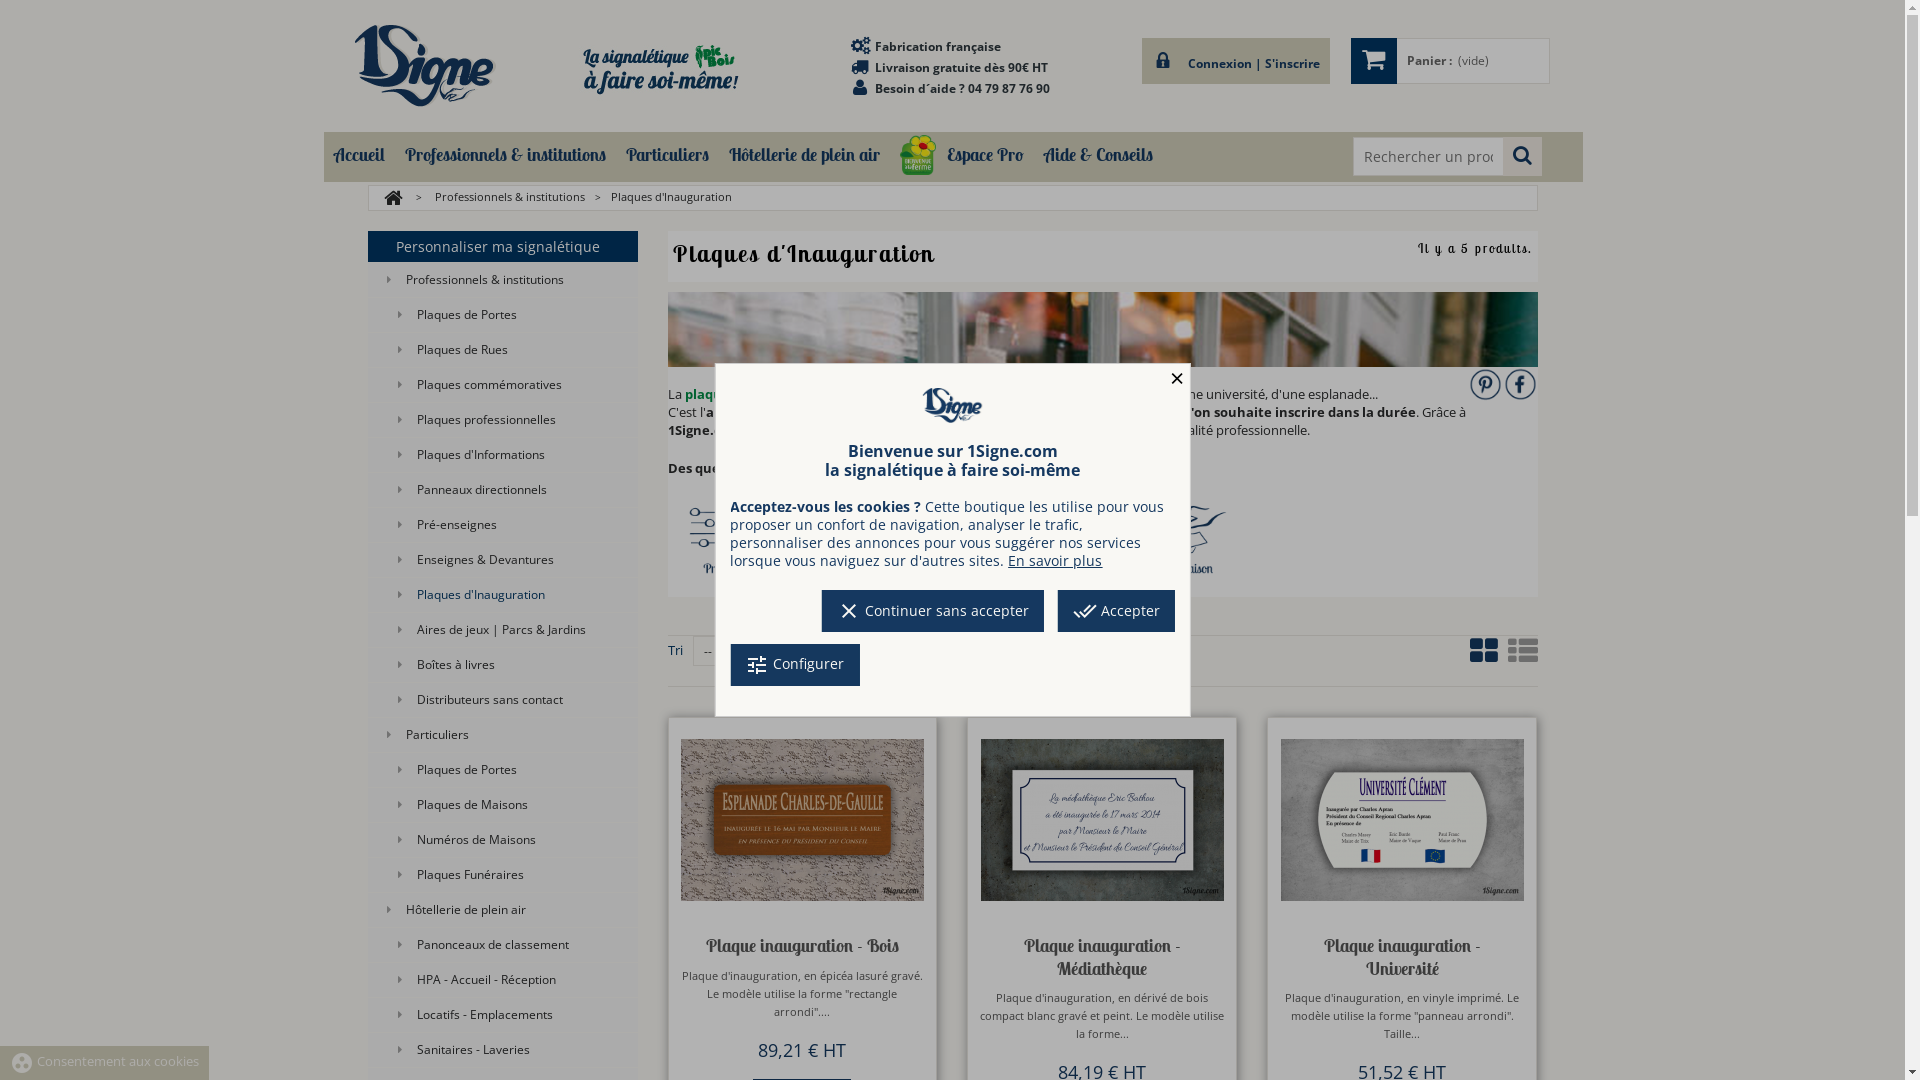 This screenshot has height=1080, width=1920. Describe the element at coordinates (931, 609) in the screenshot. I see `'clear Continuer sans accepter'` at that location.